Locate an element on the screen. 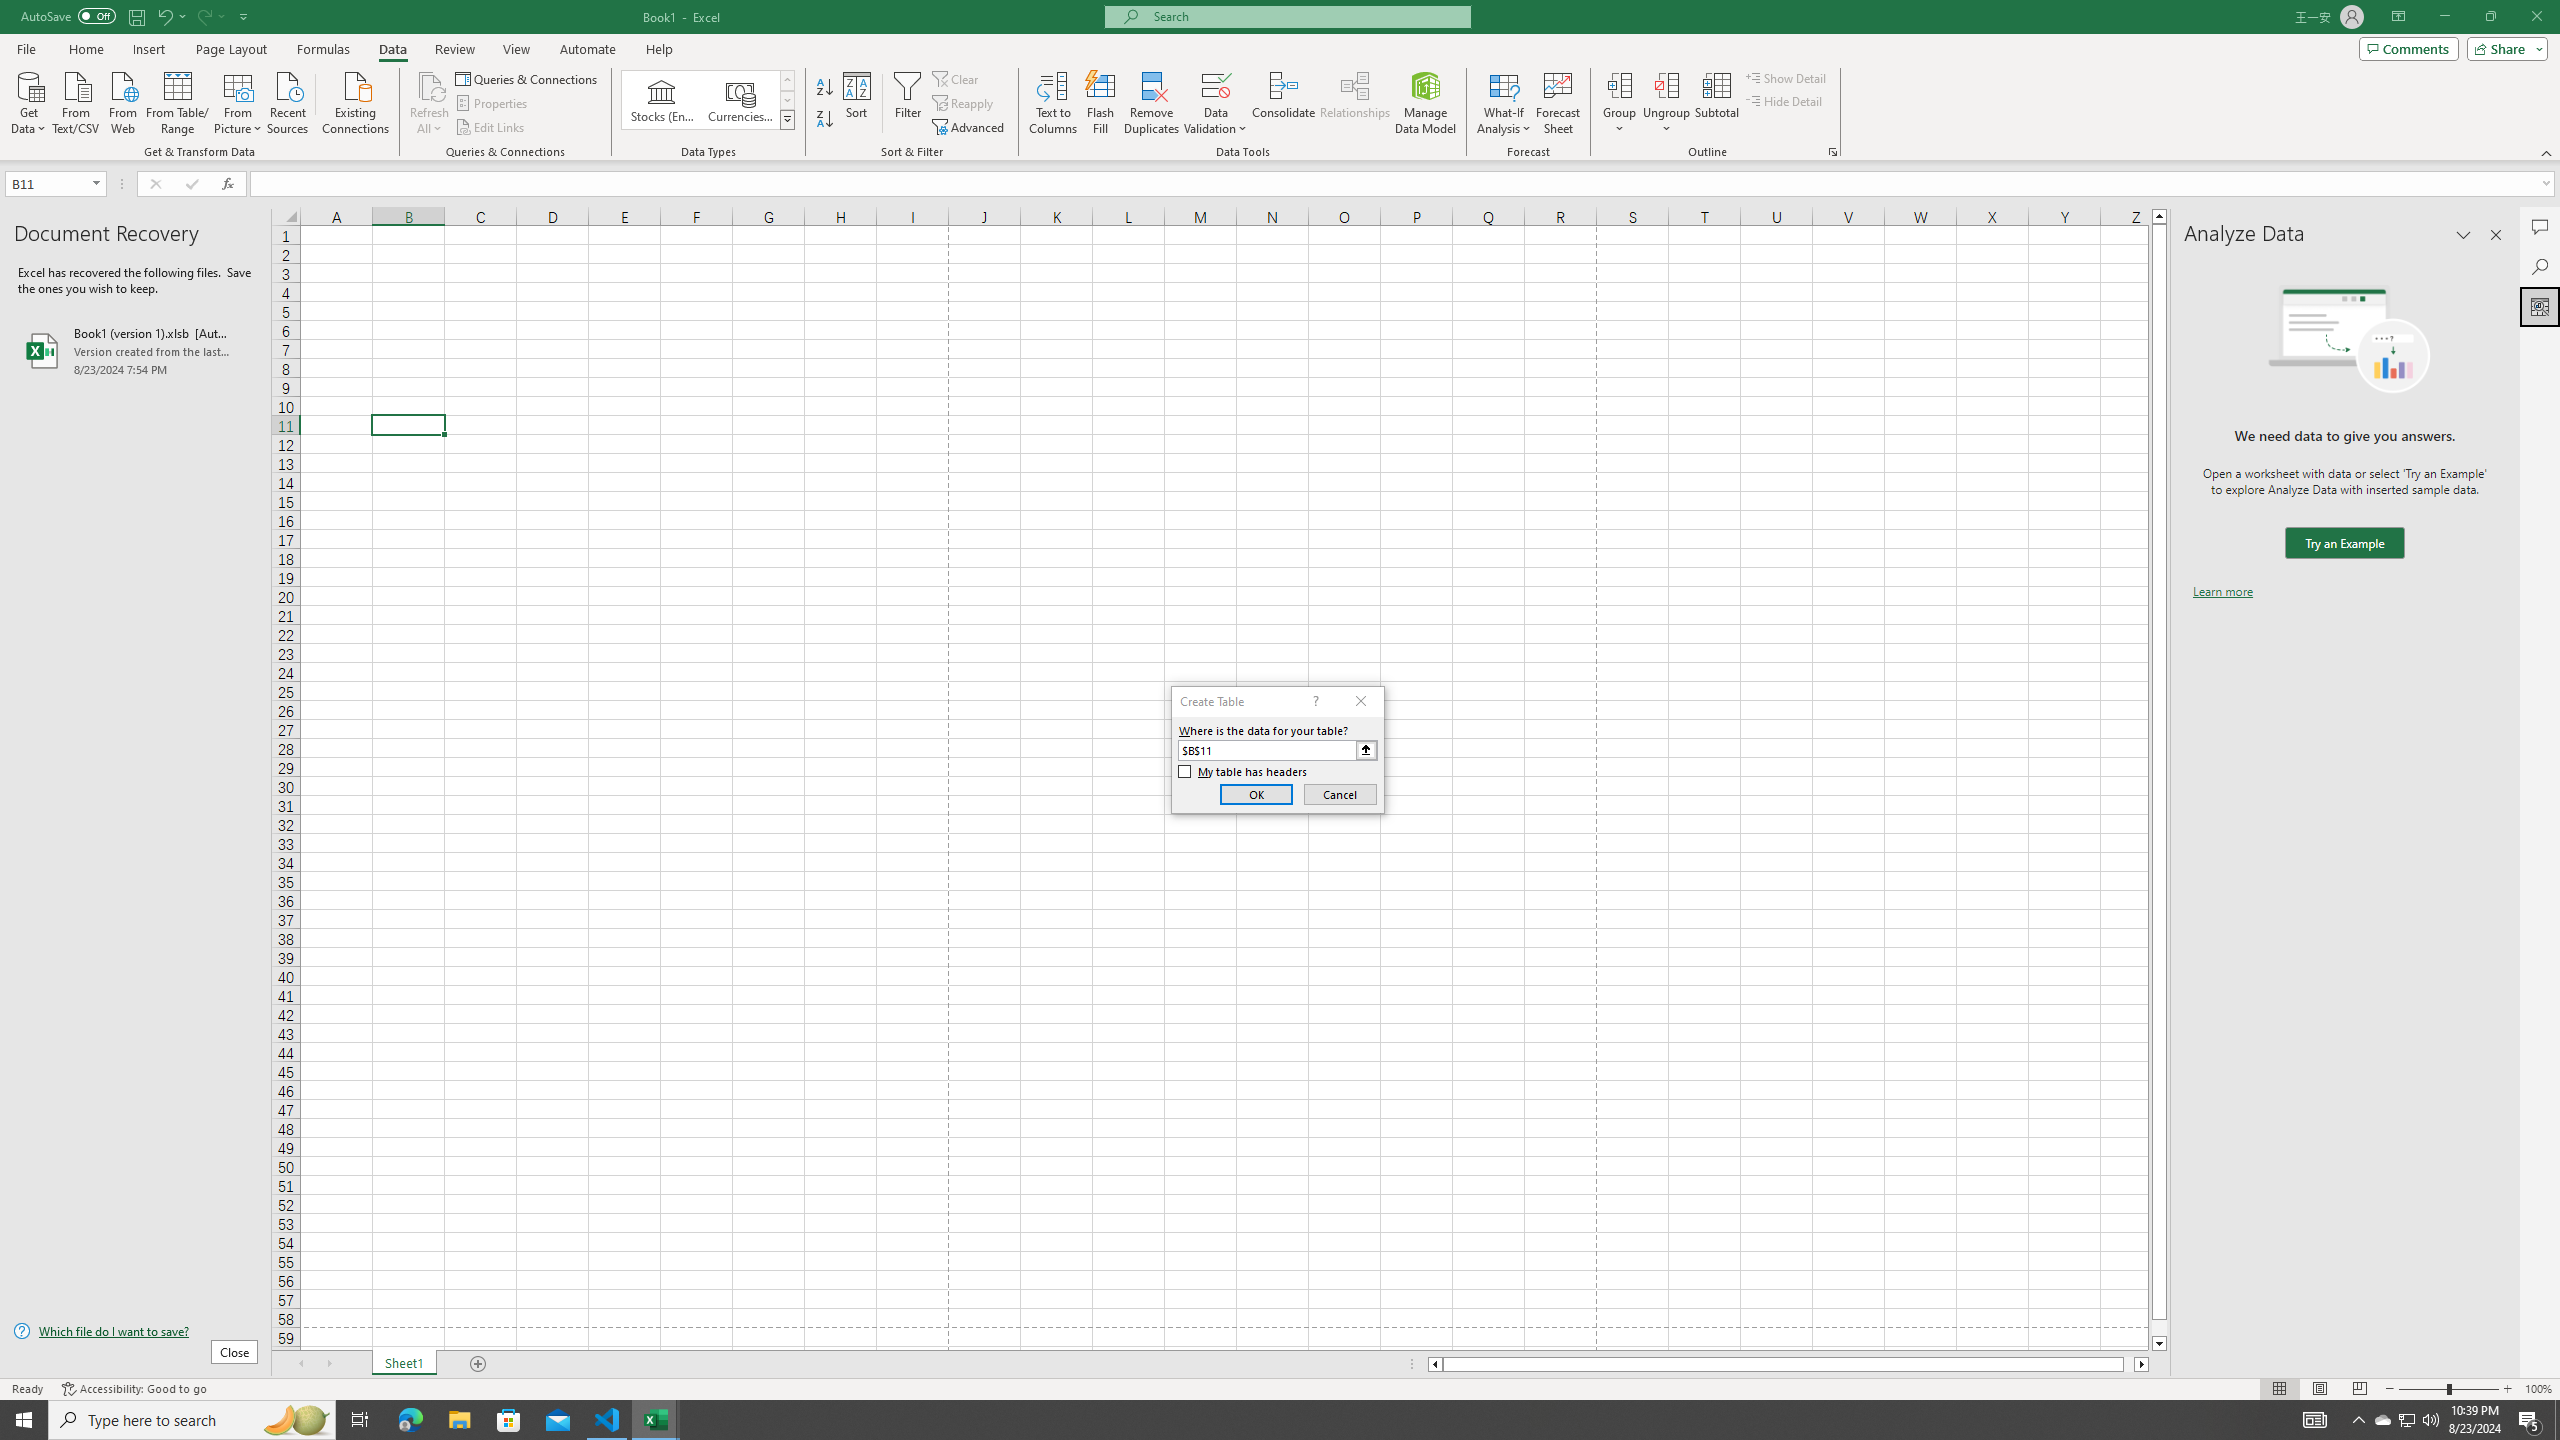  'Queries & Connections' is located at coordinates (527, 78).